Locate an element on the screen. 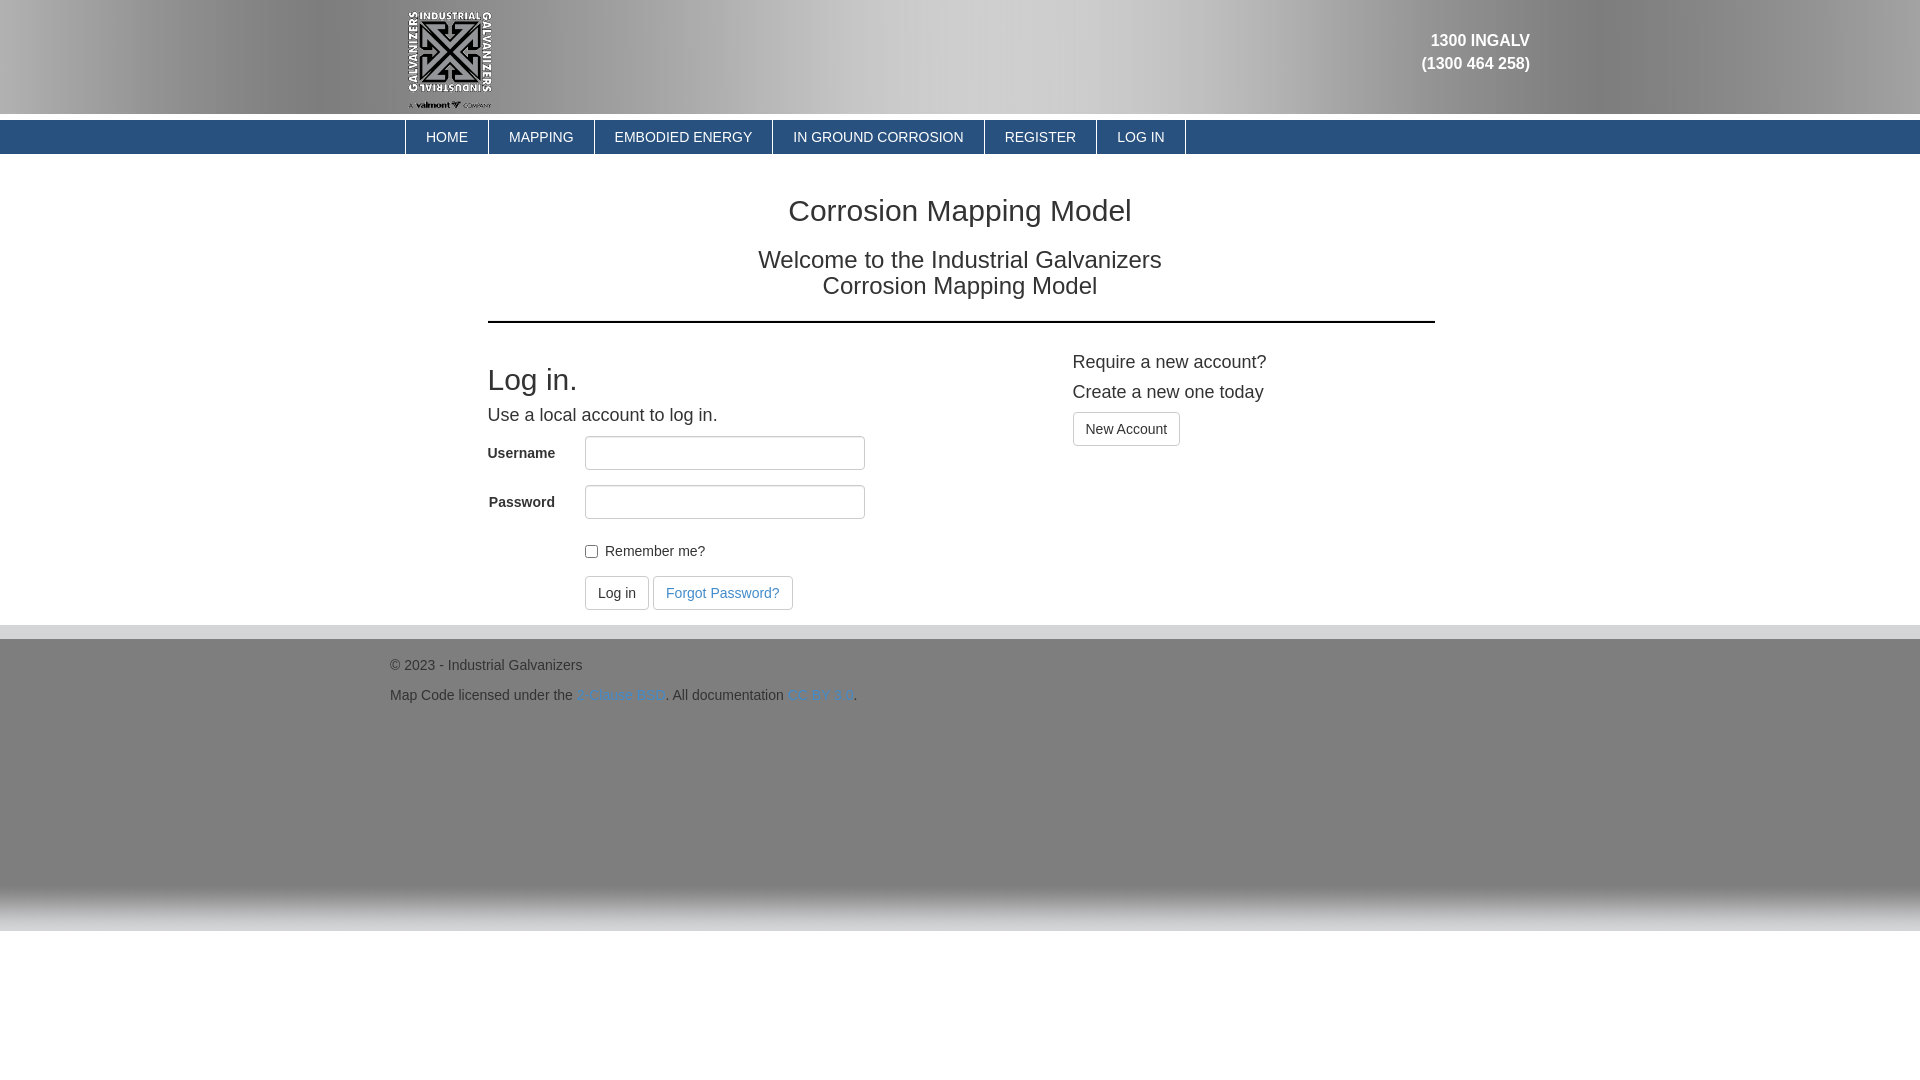 This screenshot has height=1080, width=1920. 'MAPPING' is located at coordinates (541, 136).